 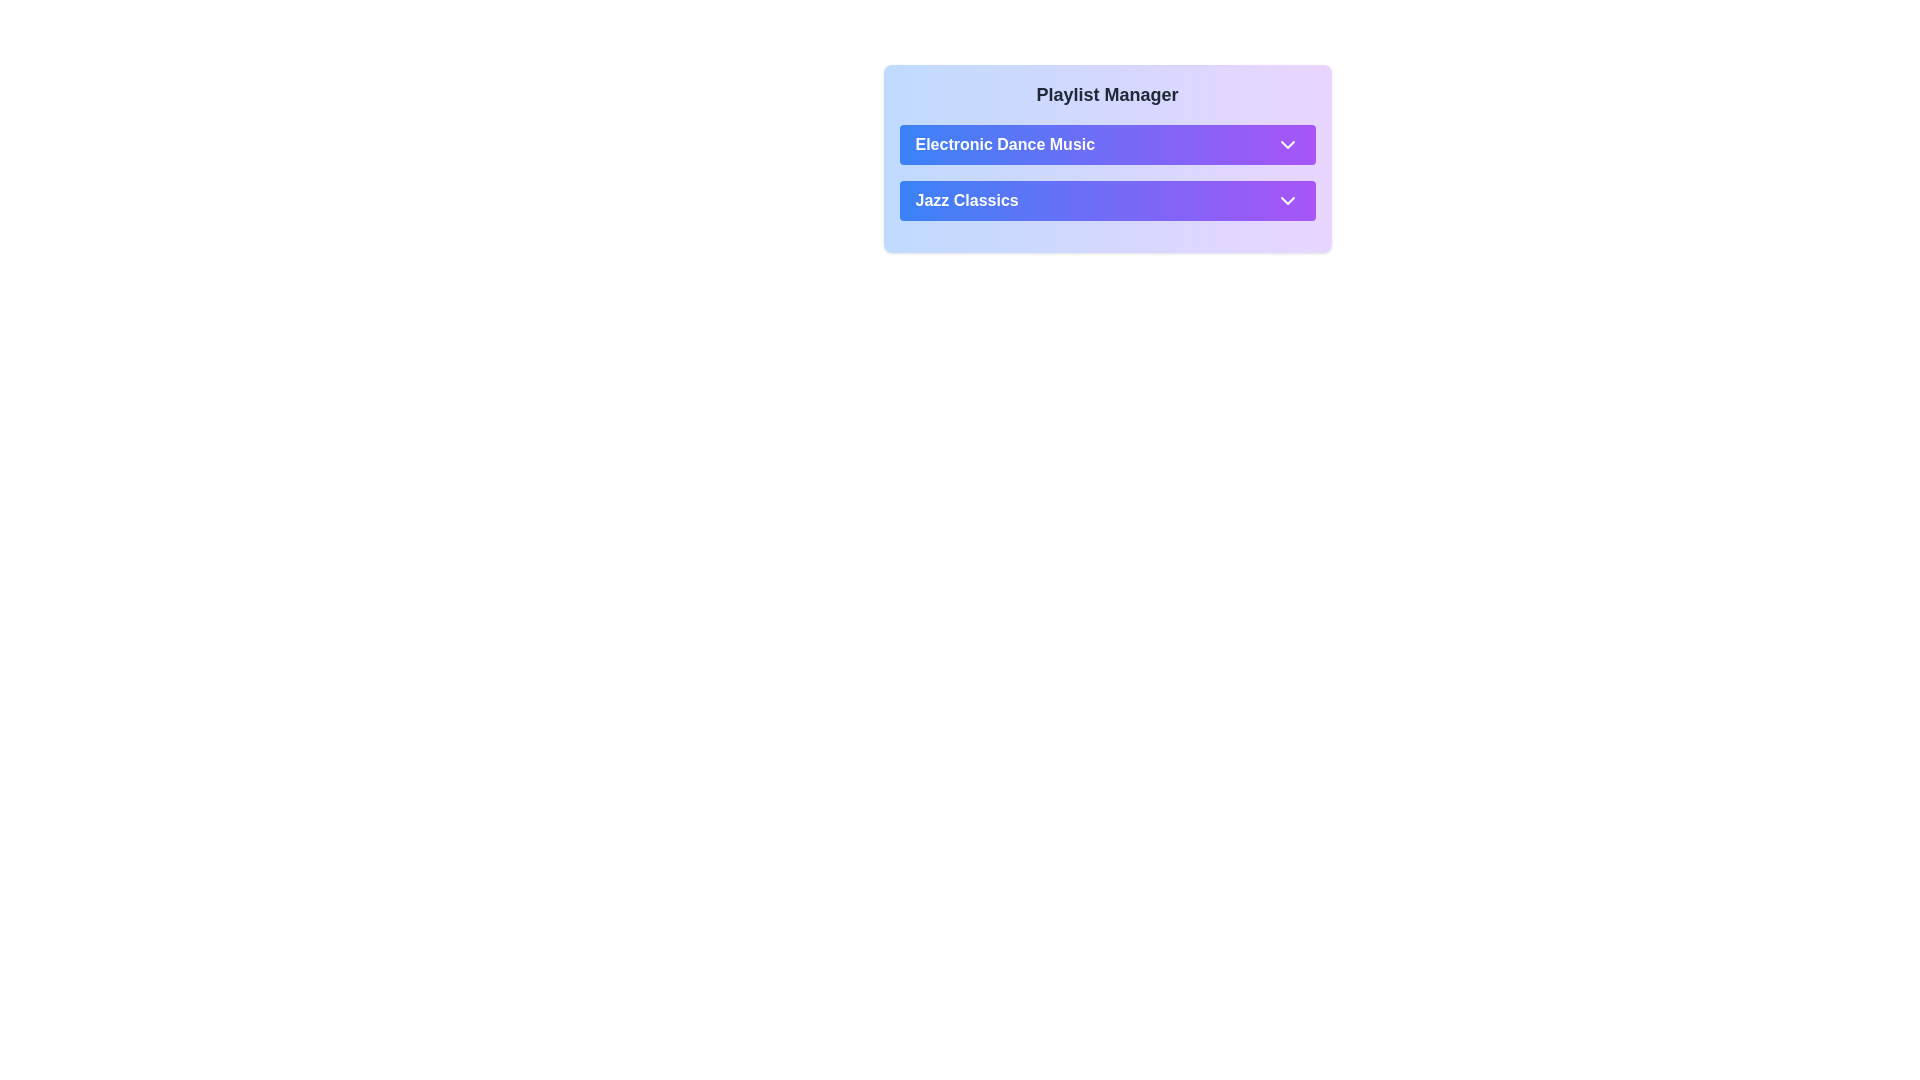 I want to click on the downward-pointing chevron icon located at the far-right side of the 'Electronic Dance Music' interactive bar, so click(x=1287, y=144).